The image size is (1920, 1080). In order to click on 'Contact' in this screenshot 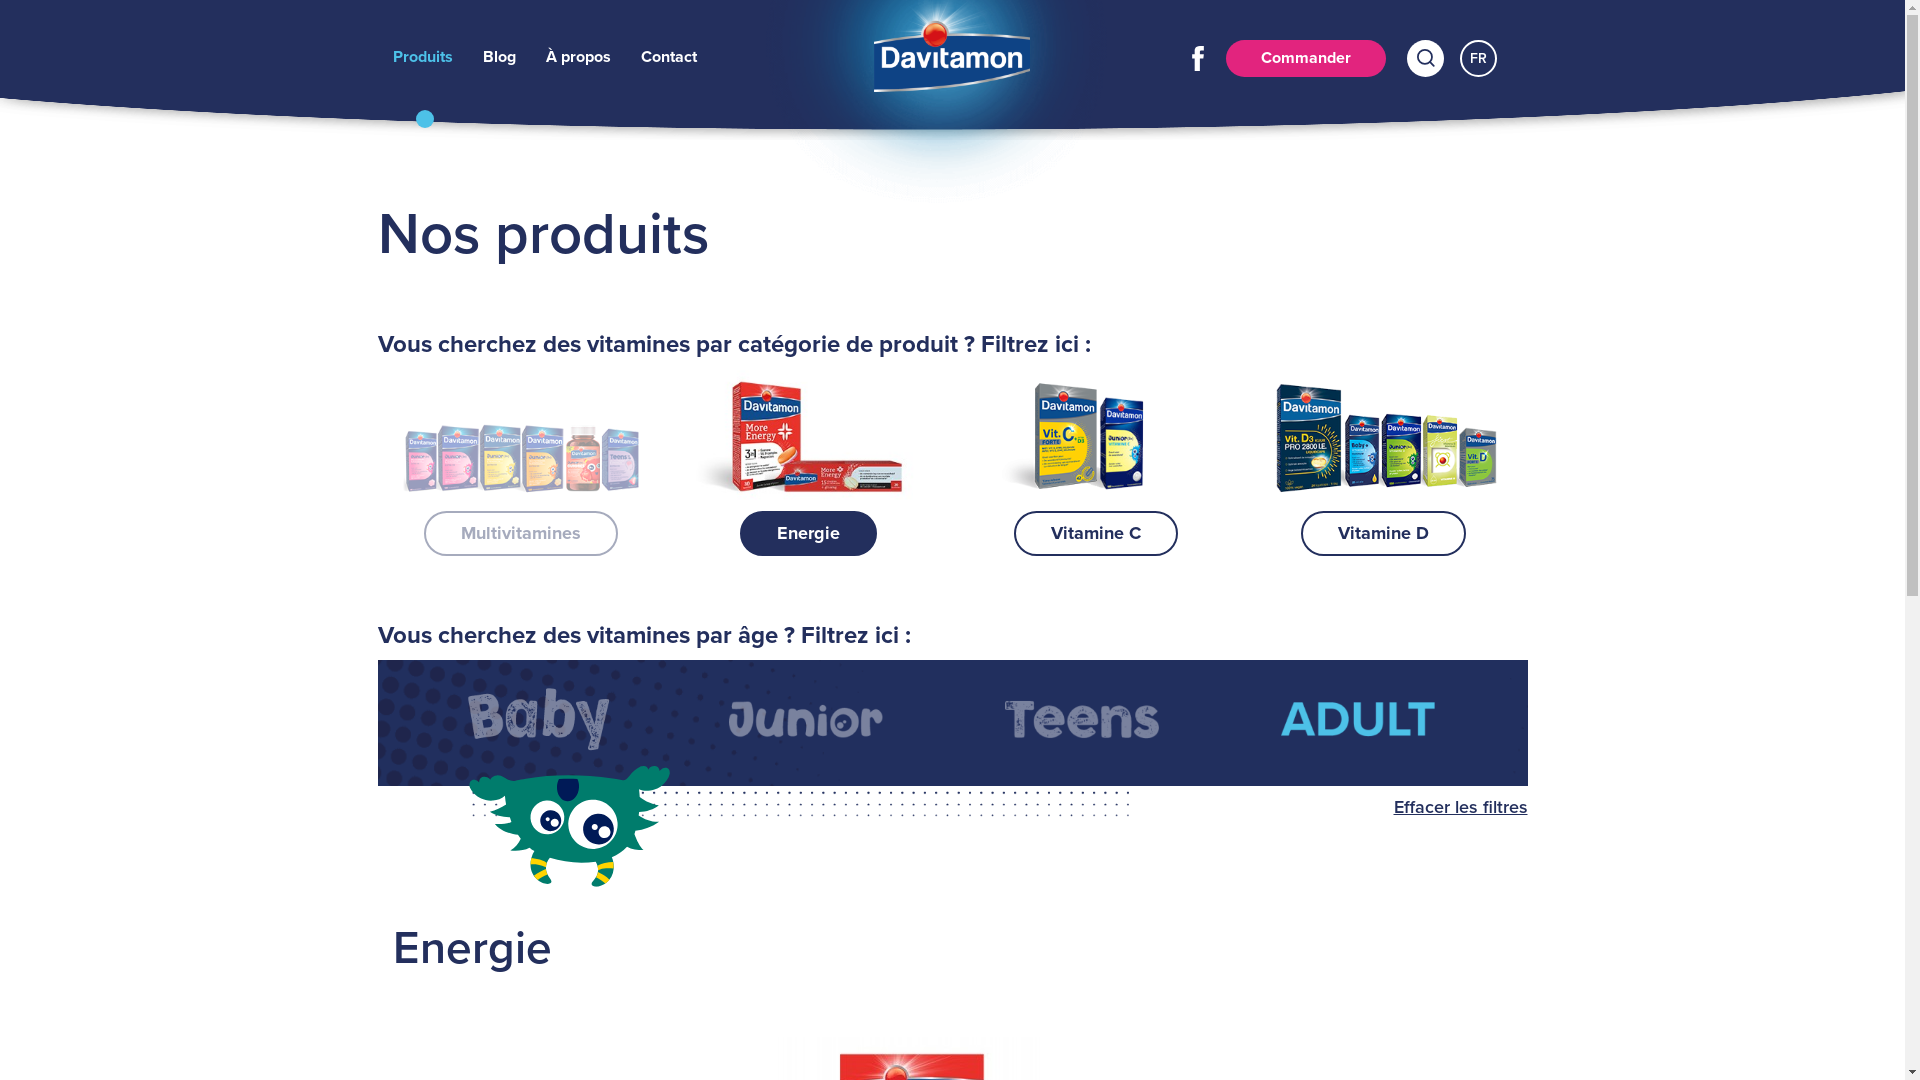, I will do `click(638, 56)`.